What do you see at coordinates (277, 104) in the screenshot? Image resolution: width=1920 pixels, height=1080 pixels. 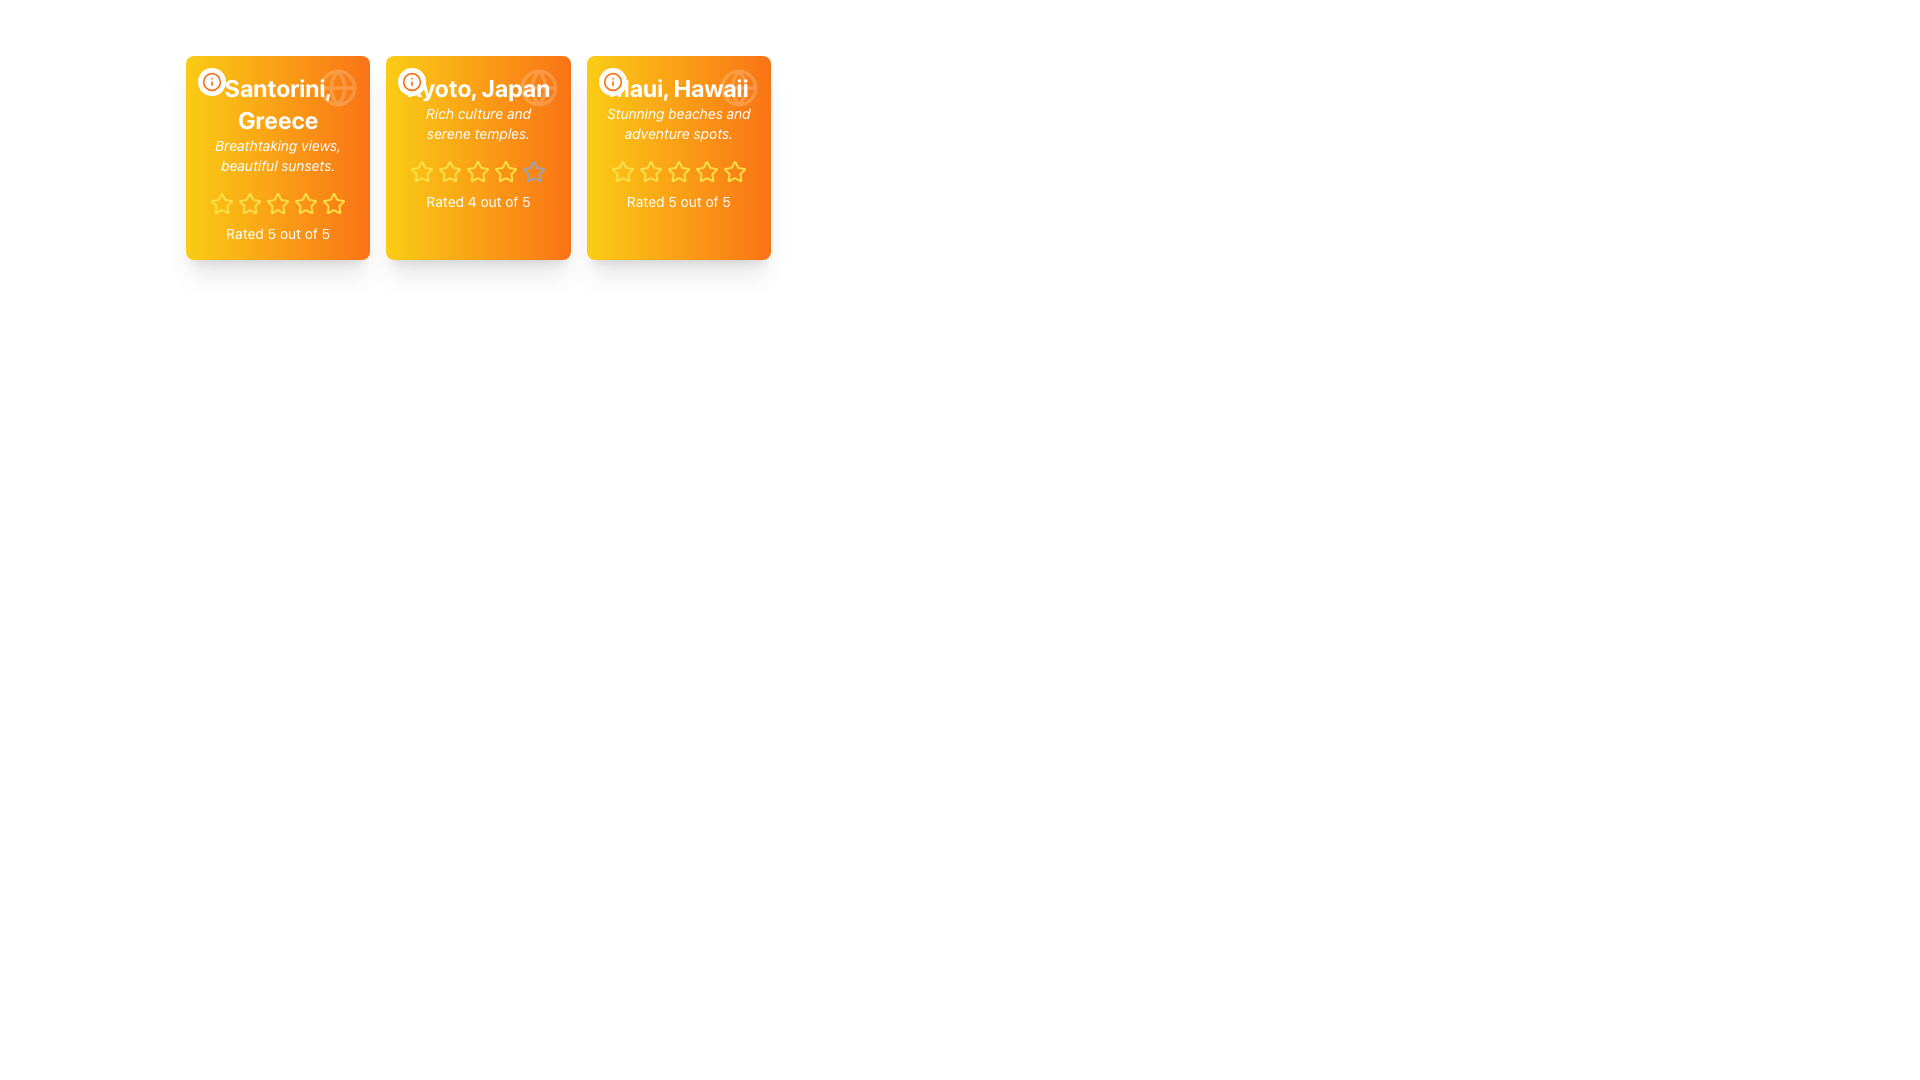 I see `the title text element 'Santorini, Greece' located at the top of the card, which is the leftmost in a sequence of three cards` at bounding box center [277, 104].